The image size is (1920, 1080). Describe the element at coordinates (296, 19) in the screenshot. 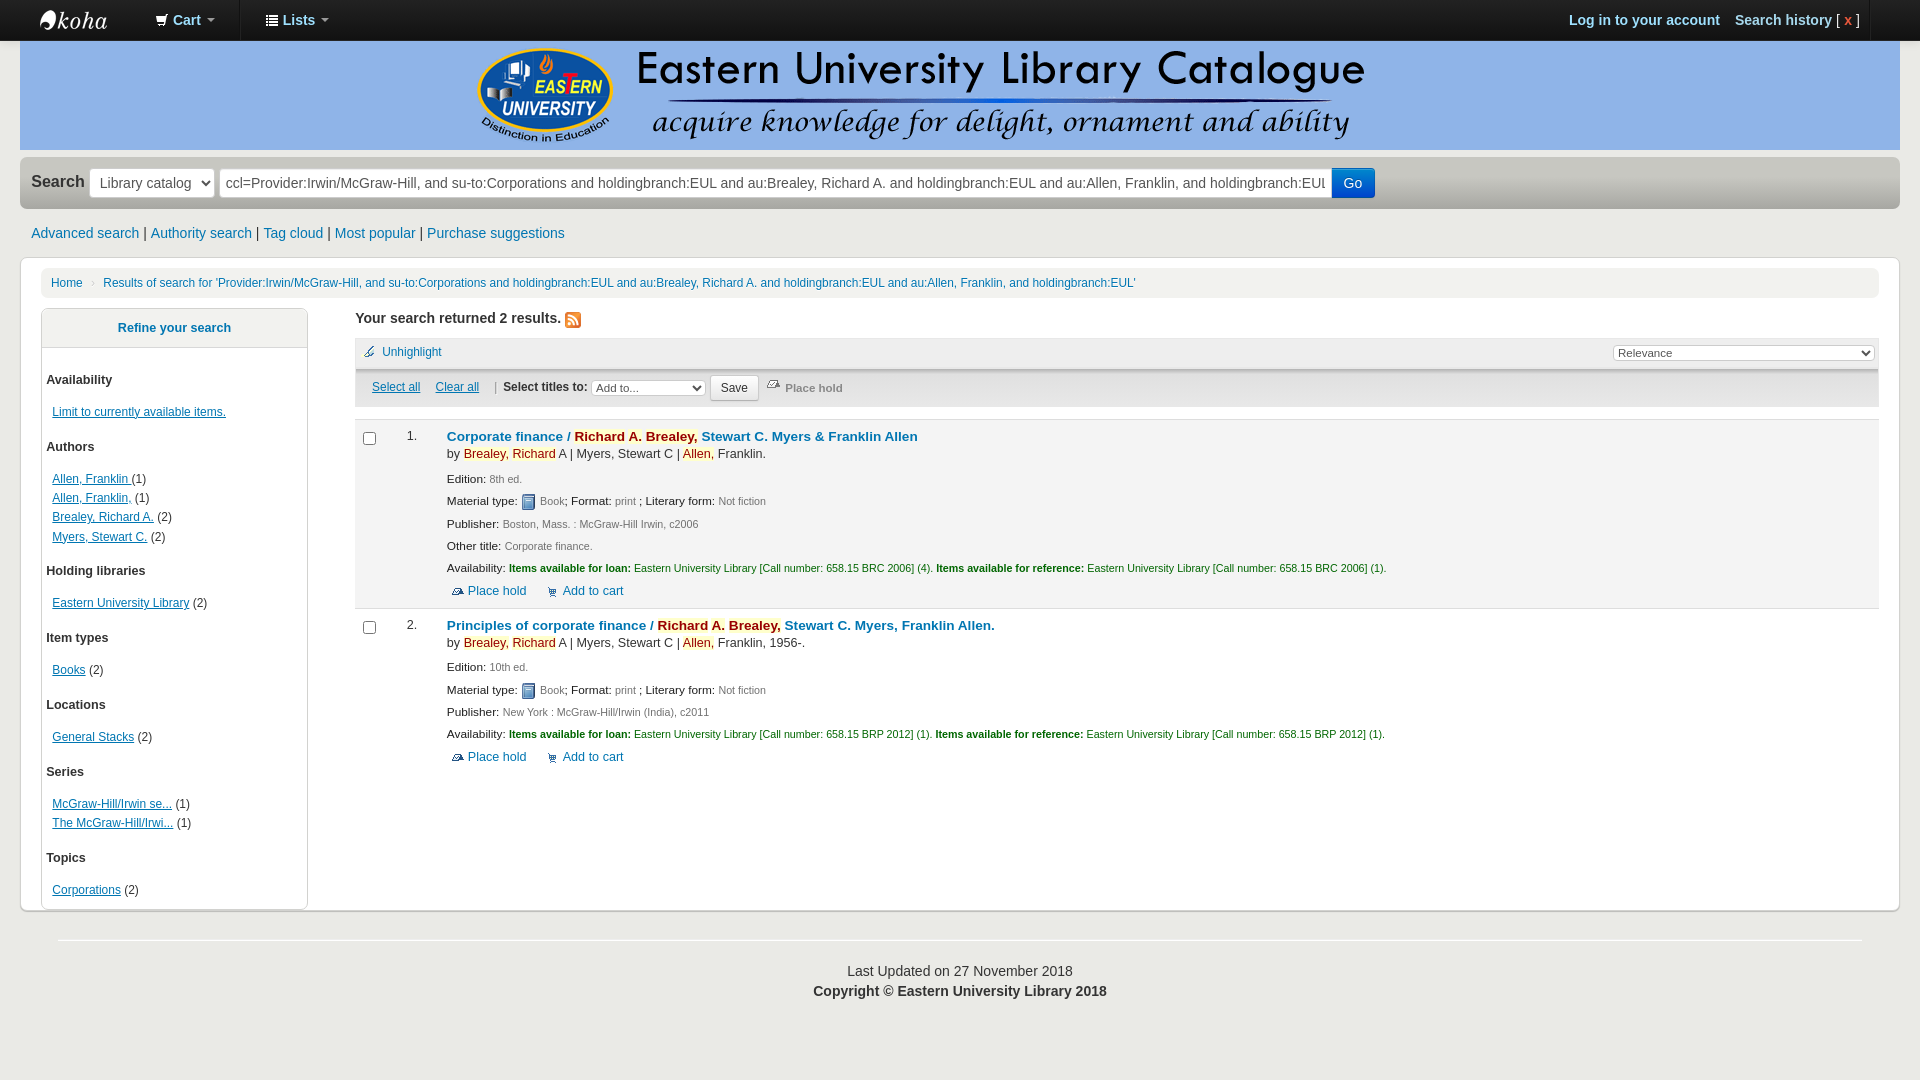

I see `'Lists'` at that location.